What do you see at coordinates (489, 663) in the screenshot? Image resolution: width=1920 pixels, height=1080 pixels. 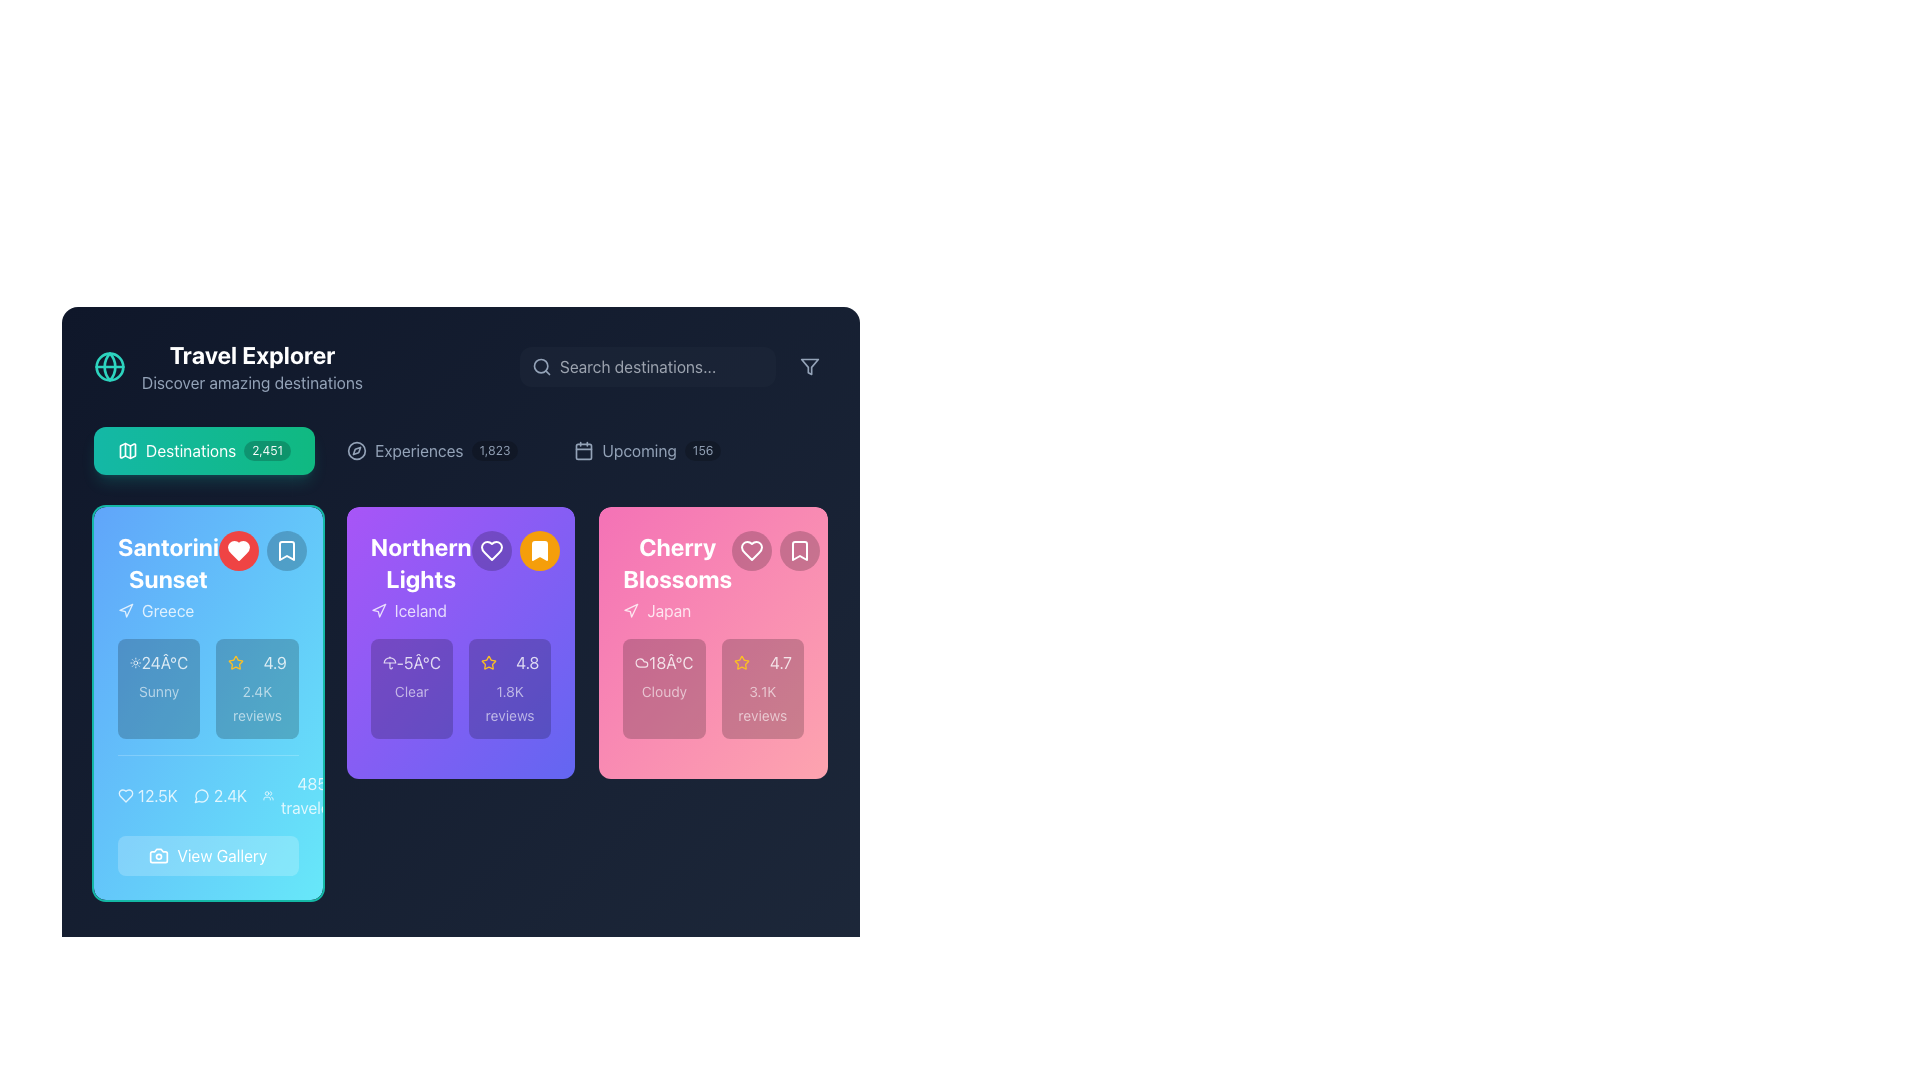 I see `the star-shaped icon with a golden yellow fill` at bounding box center [489, 663].